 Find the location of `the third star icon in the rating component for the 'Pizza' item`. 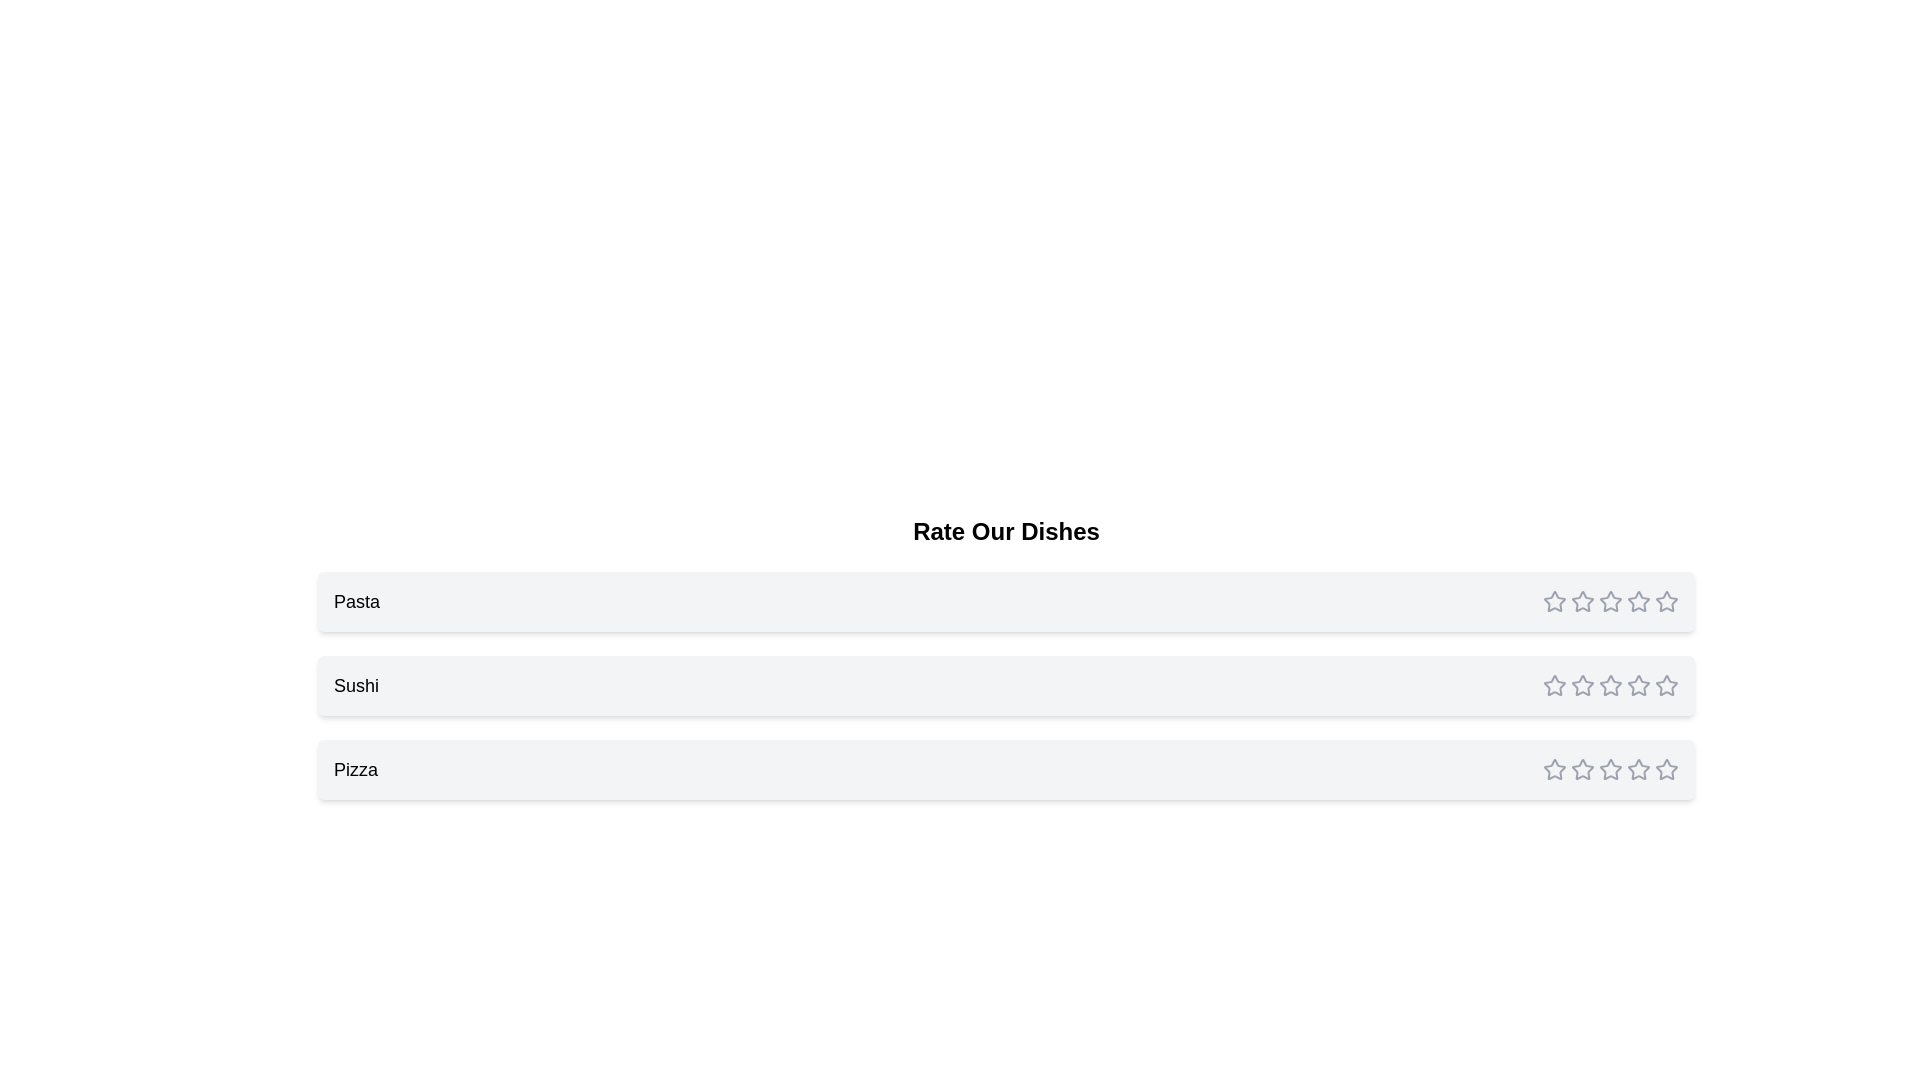

the third star icon in the rating component for the 'Pizza' item is located at coordinates (1611, 769).